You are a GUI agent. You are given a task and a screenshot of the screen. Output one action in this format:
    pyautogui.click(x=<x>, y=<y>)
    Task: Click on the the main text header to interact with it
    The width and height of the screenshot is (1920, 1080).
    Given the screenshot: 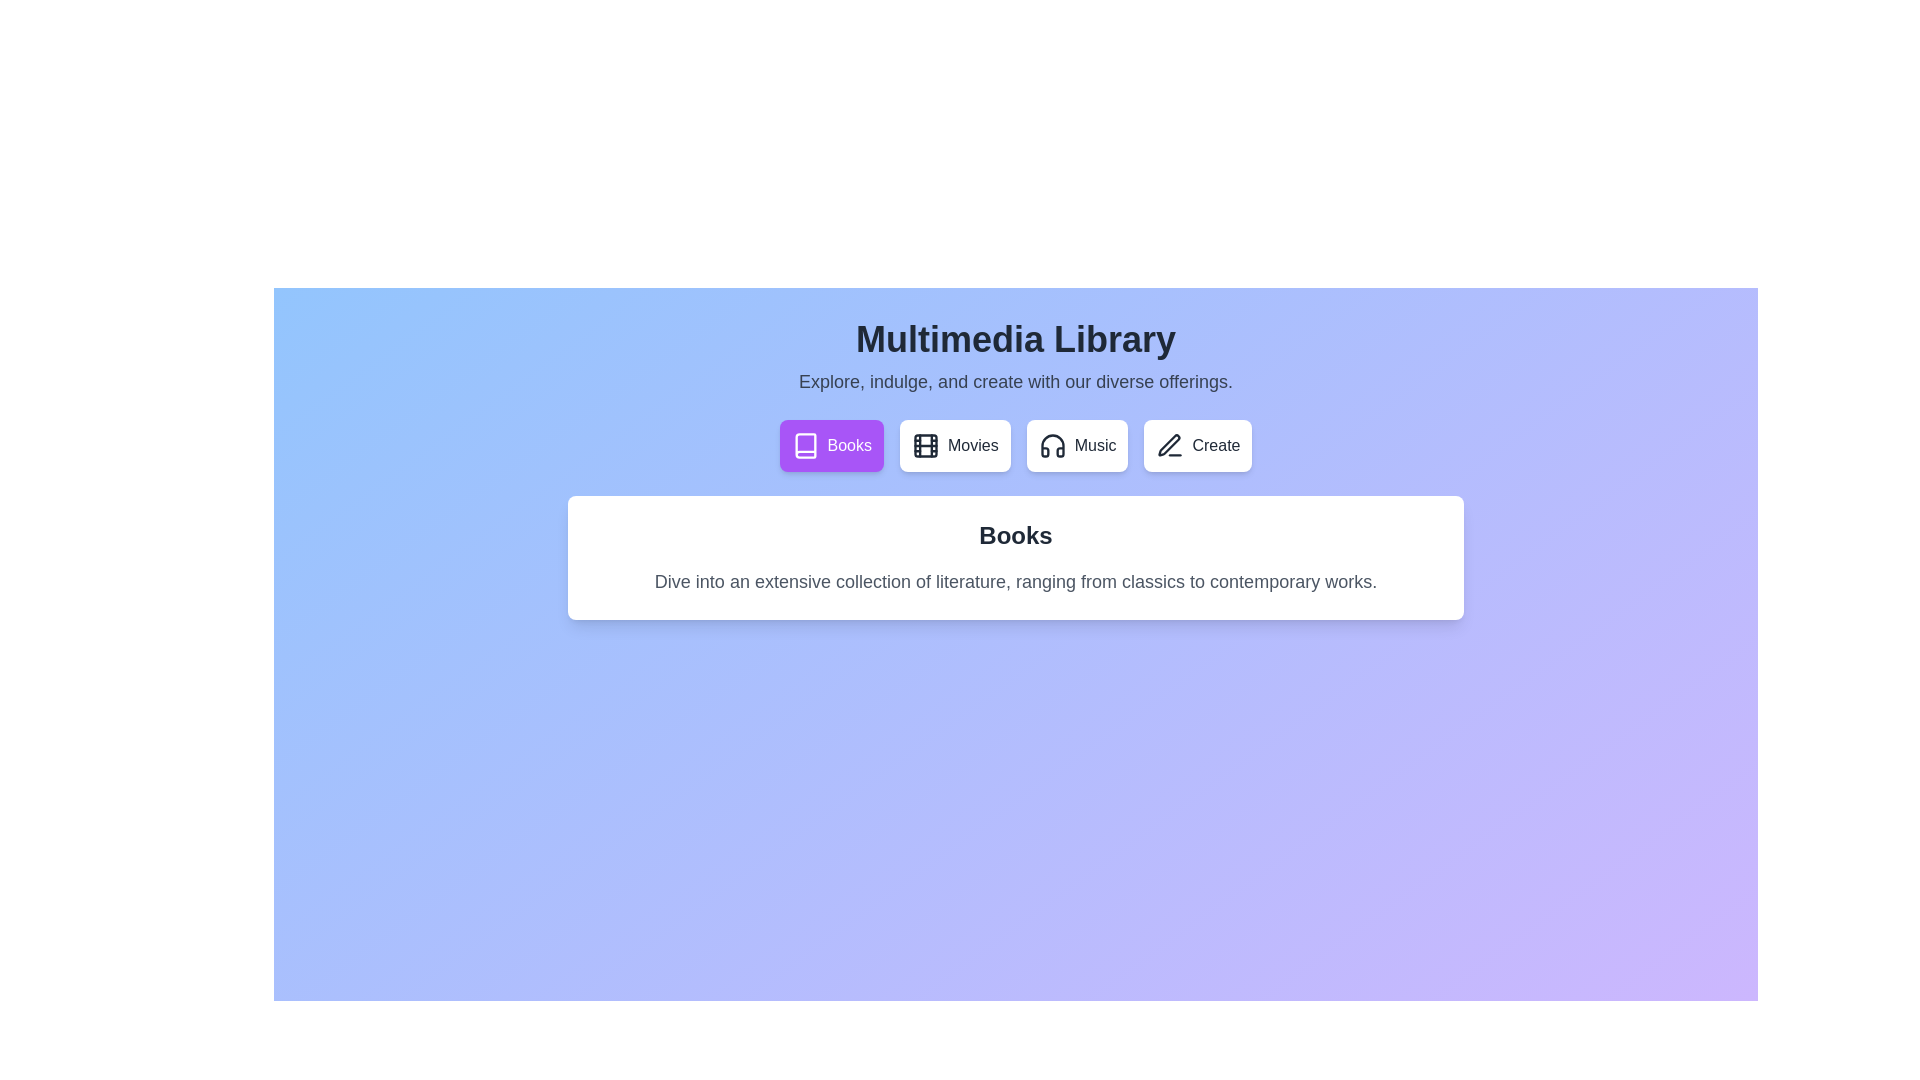 What is the action you would take?
    pyautogui.click(x=1016, y=338)
    